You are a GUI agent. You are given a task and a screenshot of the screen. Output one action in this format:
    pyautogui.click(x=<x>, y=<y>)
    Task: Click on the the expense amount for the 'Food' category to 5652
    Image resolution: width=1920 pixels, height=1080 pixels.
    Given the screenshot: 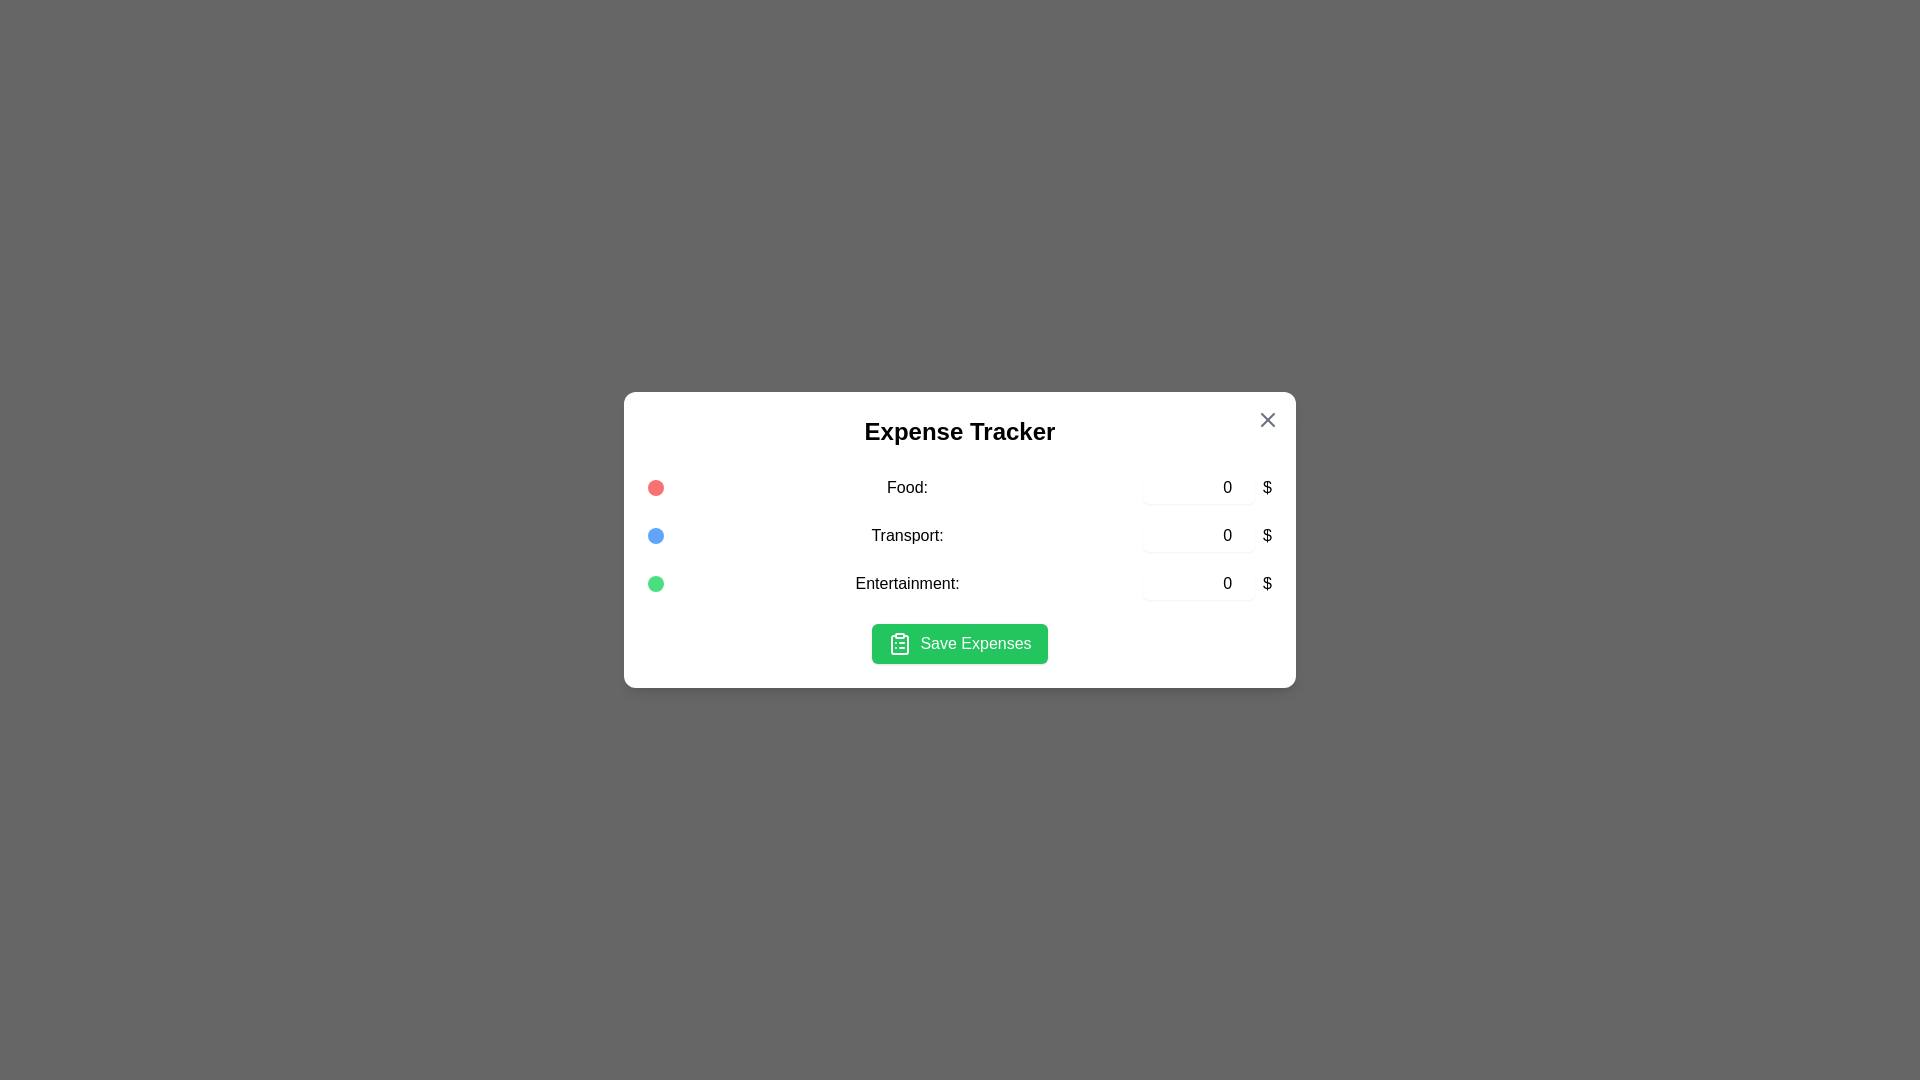 What is the action you would take?
    pyautogui.click(x=1199, y=488)
    